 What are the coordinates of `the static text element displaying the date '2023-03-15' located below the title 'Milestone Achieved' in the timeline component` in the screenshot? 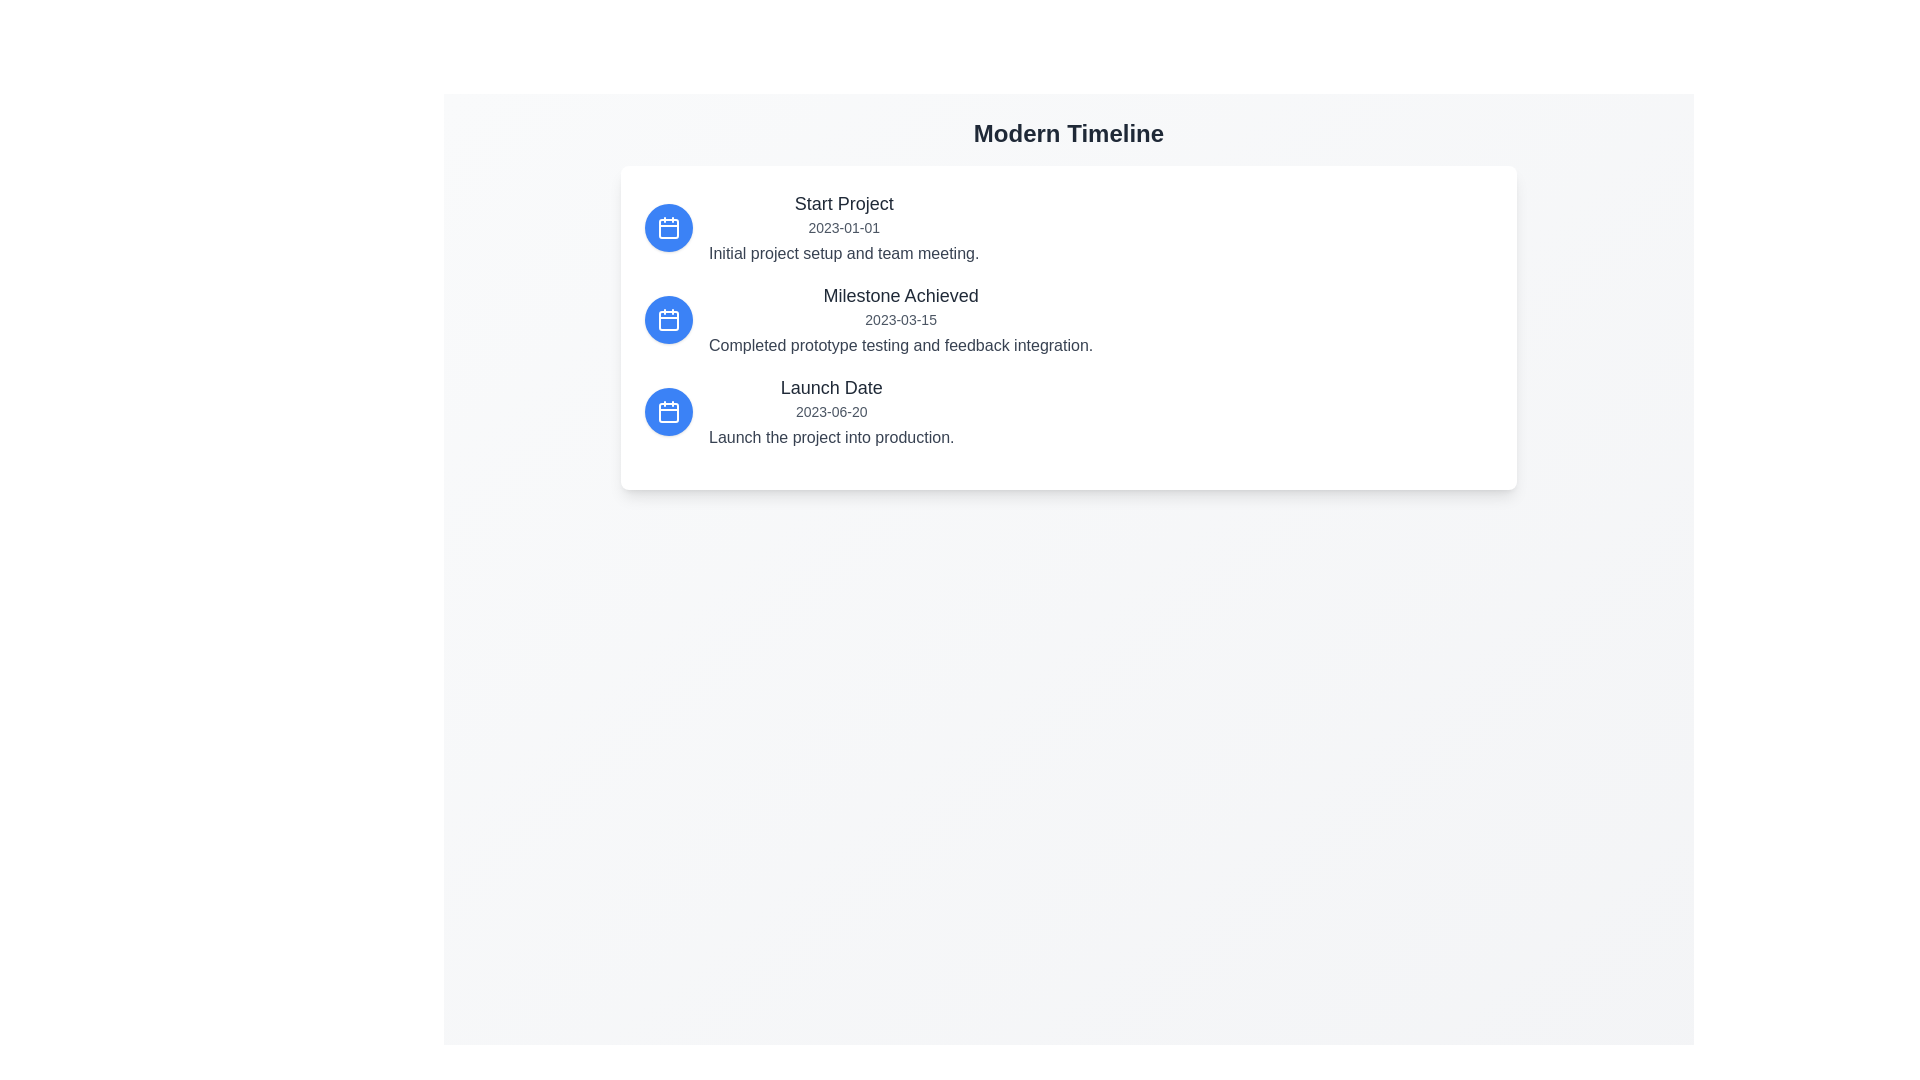 It's located at (900, 319).